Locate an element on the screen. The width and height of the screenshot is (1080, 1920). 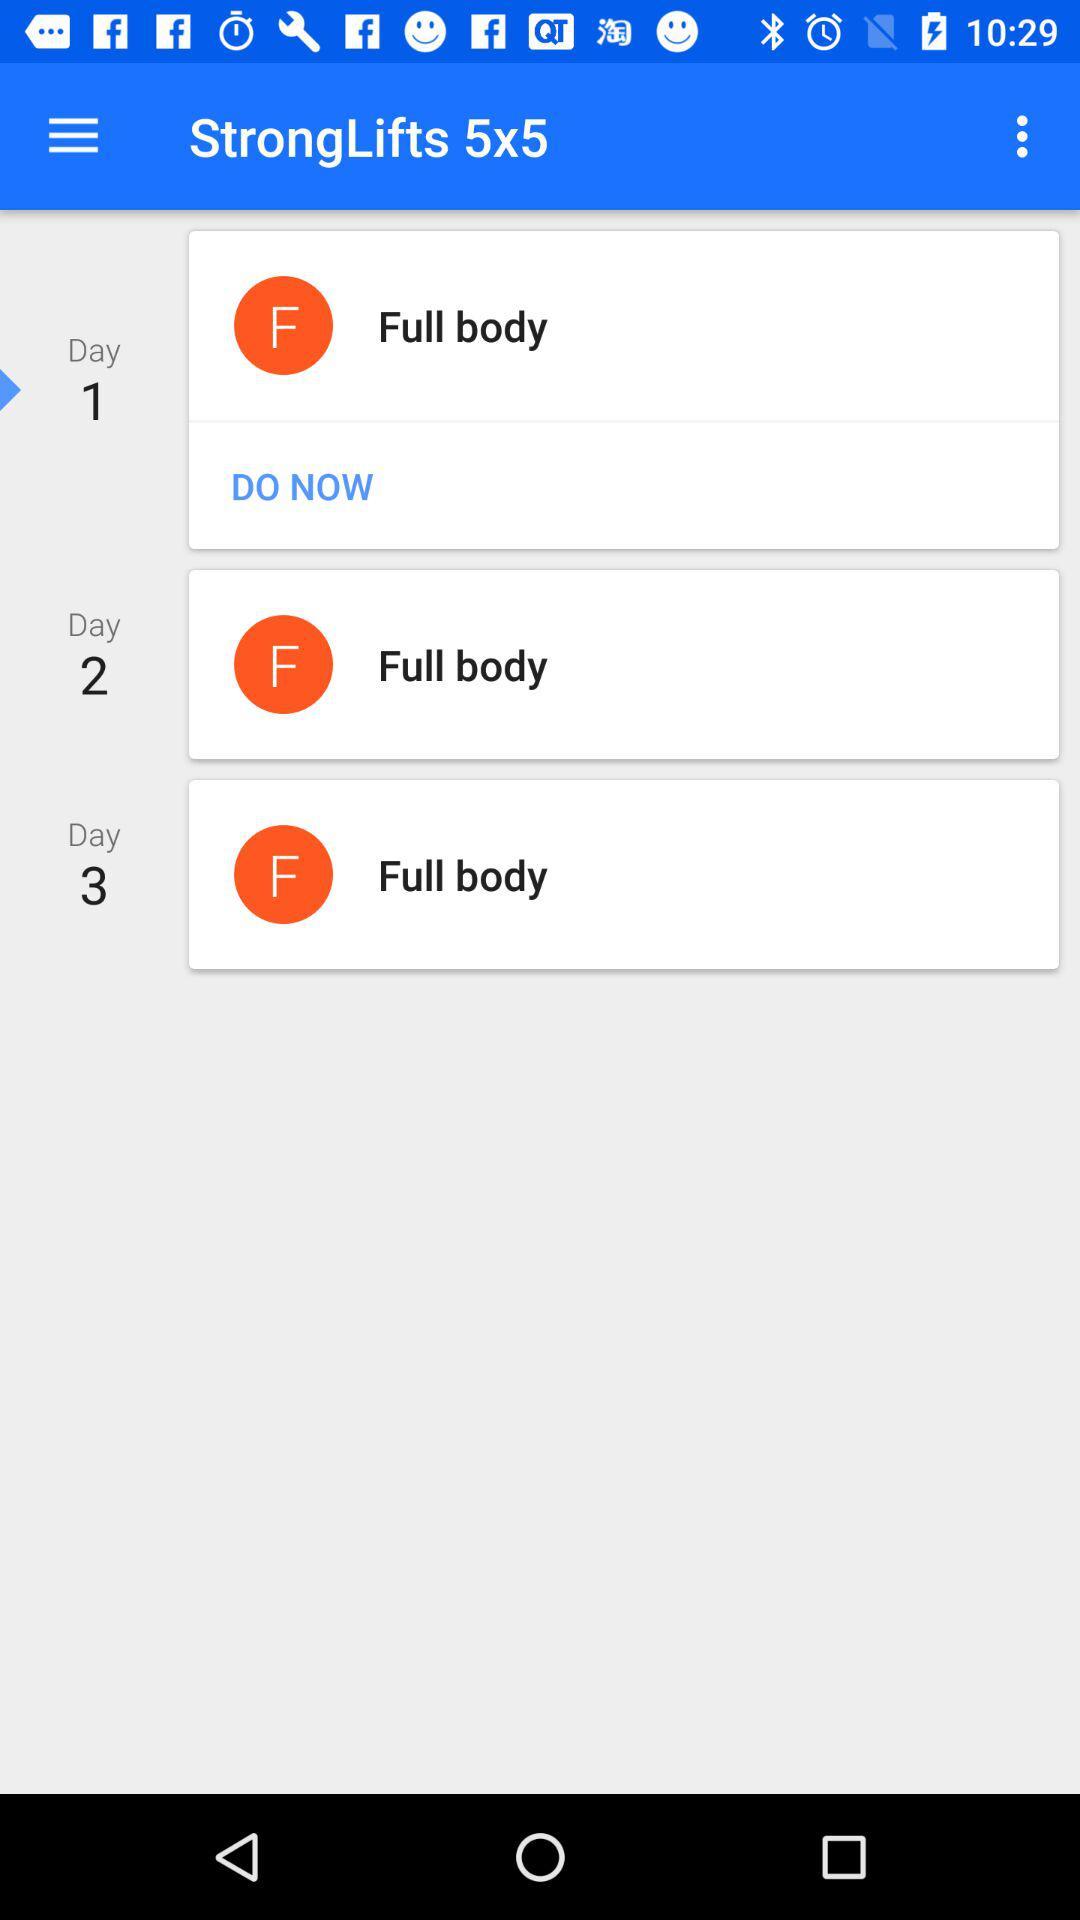
the icon above the day is located at coordinates (72, 135).